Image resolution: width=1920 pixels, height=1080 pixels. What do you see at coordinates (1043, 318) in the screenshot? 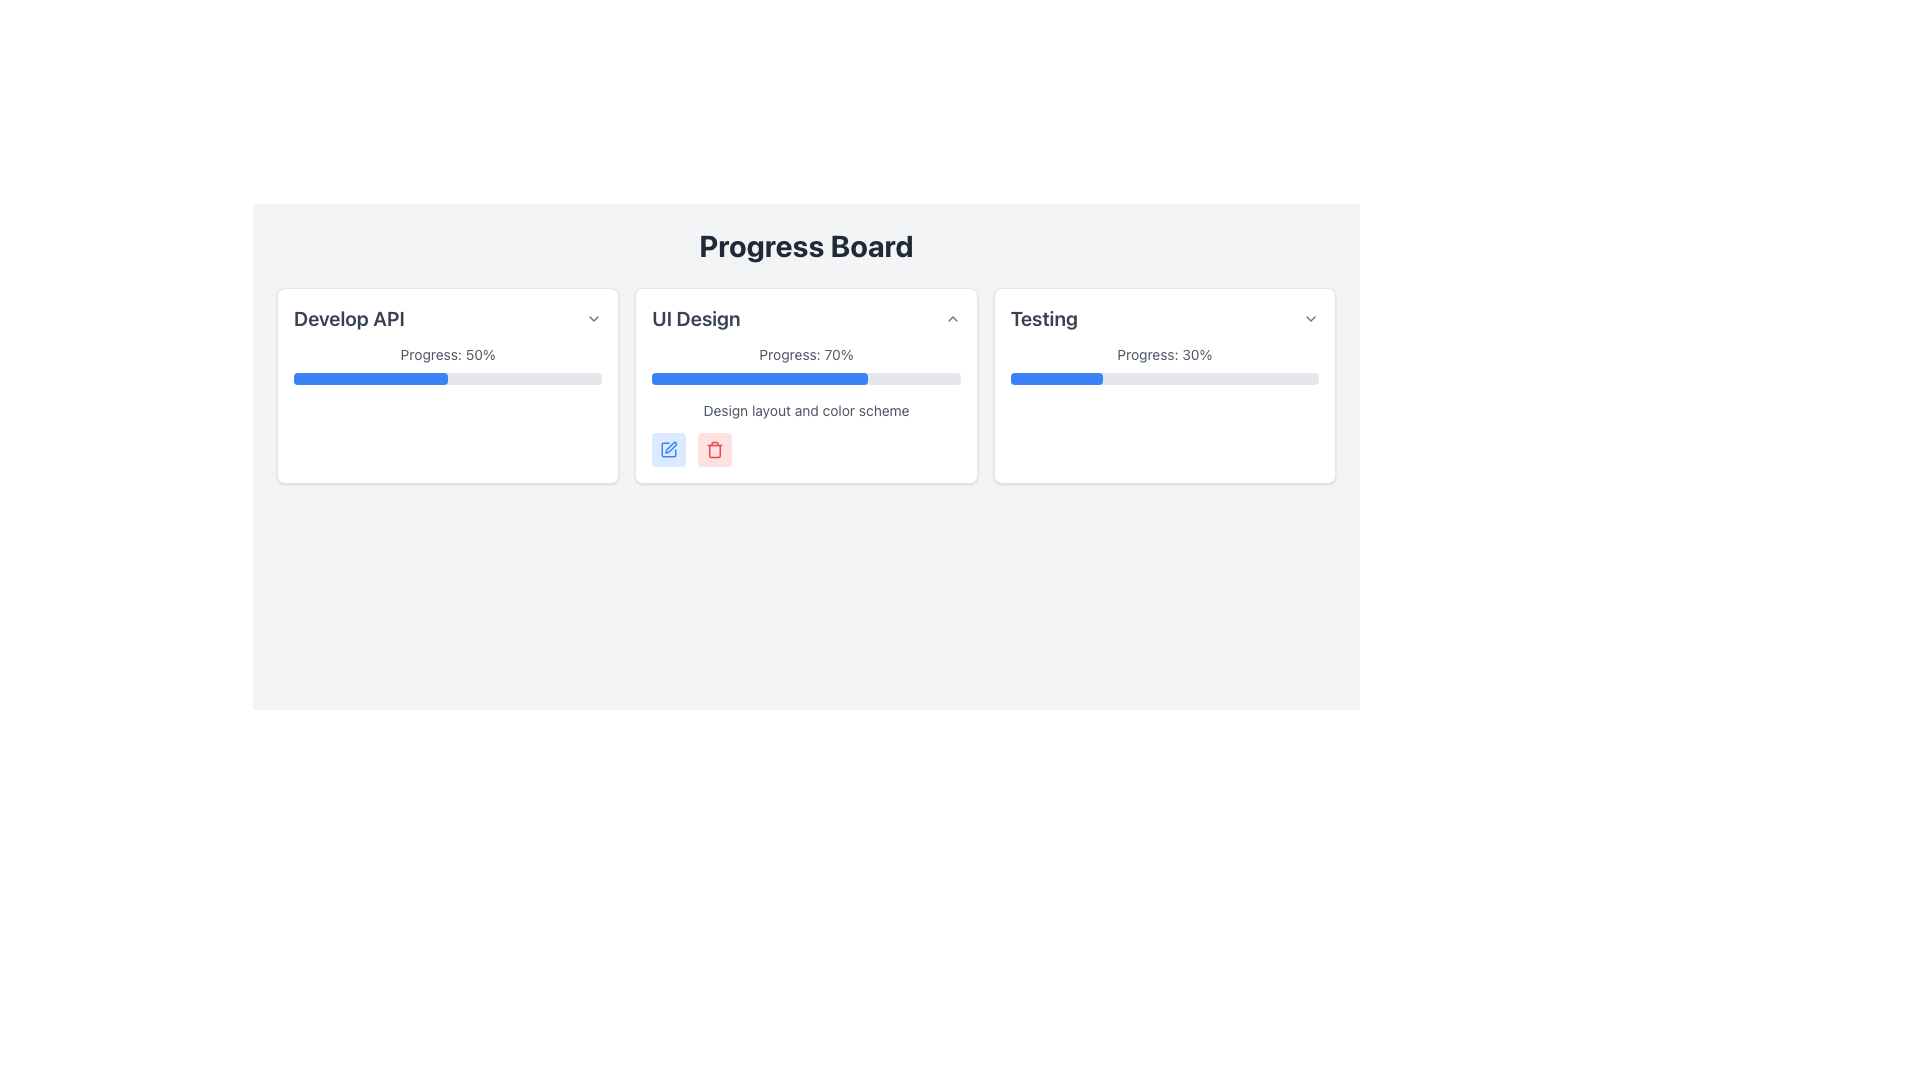
I see `the title or header text located in the rightmost card of a three-card arrangement, positioned at the upper-left corner next to an interactive icon` at bounding box center [1043, 318].